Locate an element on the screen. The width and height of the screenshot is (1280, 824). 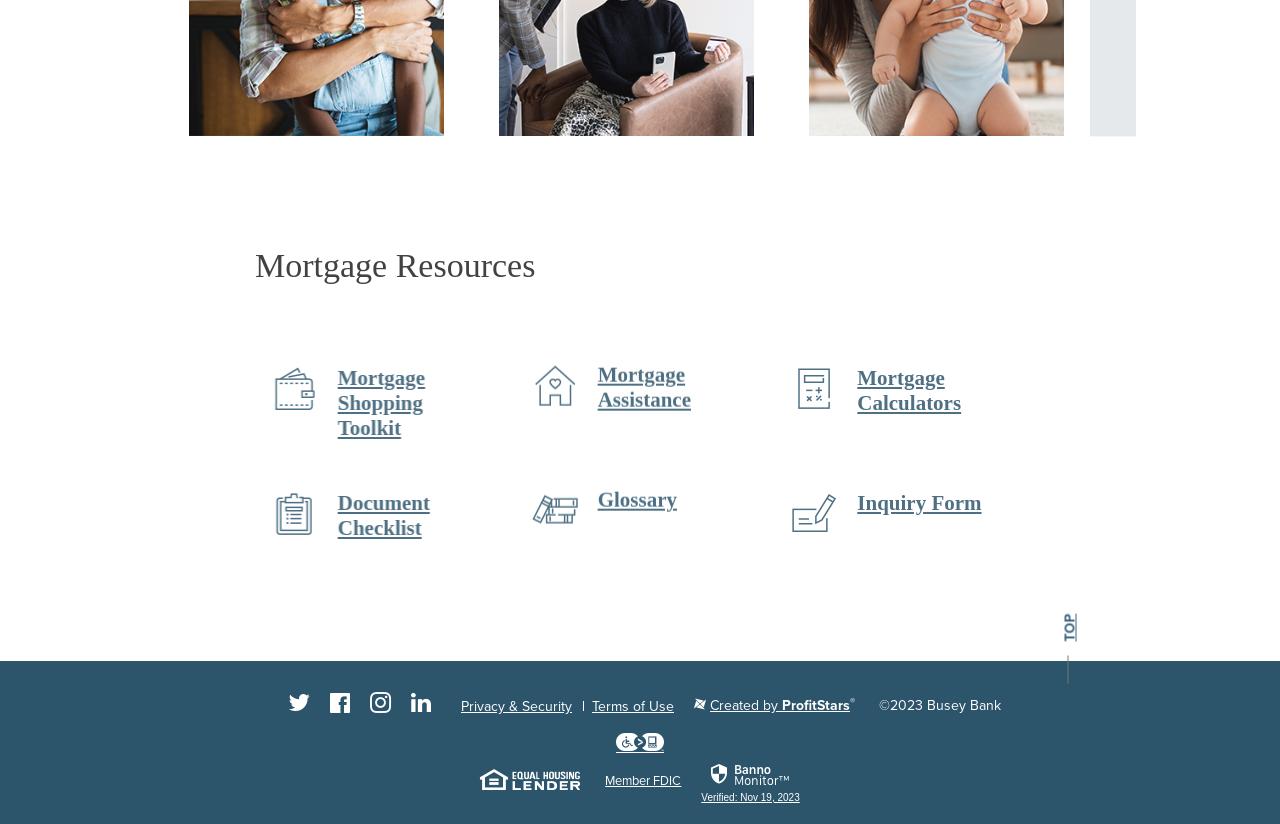
'Member FDIC' is located at coordinates (642, 779).